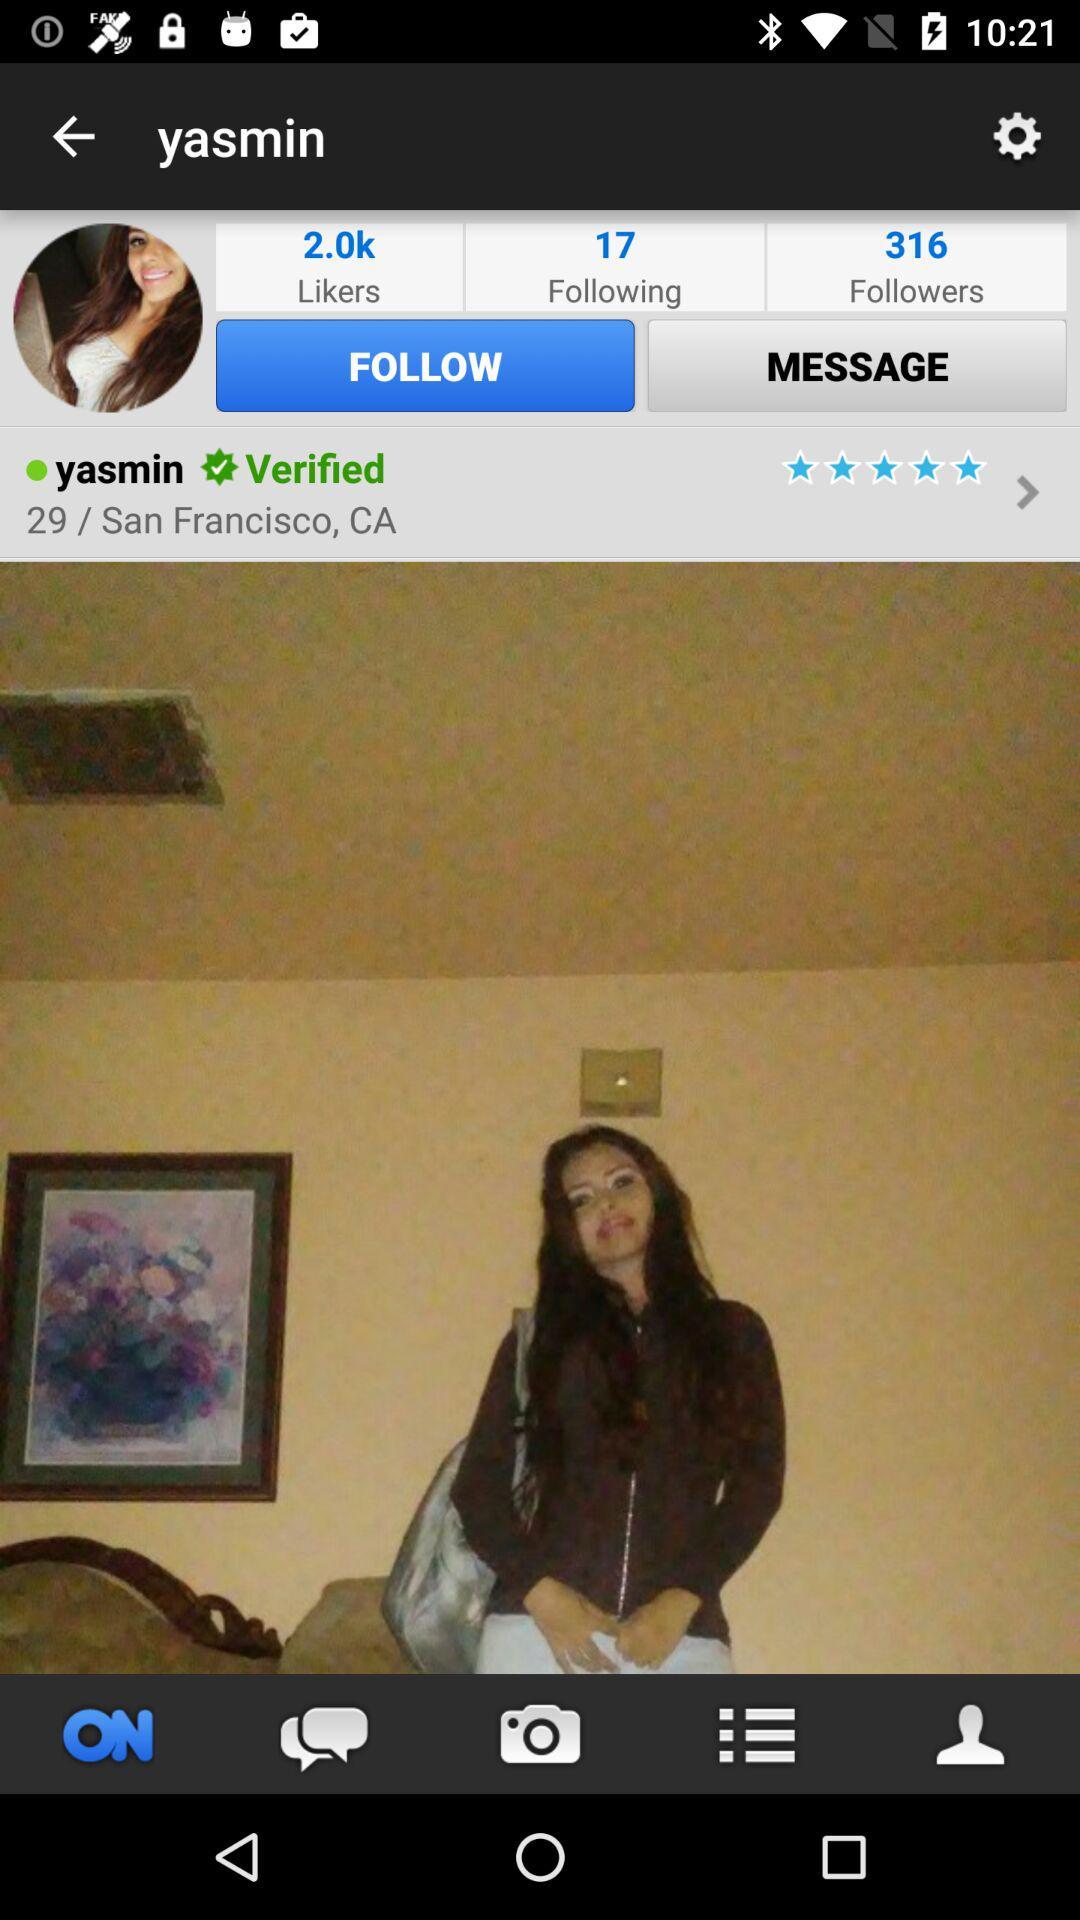 This screenshot has height=1920, width=1080. Describe the element at coordinates (108, 1733) in the screenshot. I see `button on` at that location.